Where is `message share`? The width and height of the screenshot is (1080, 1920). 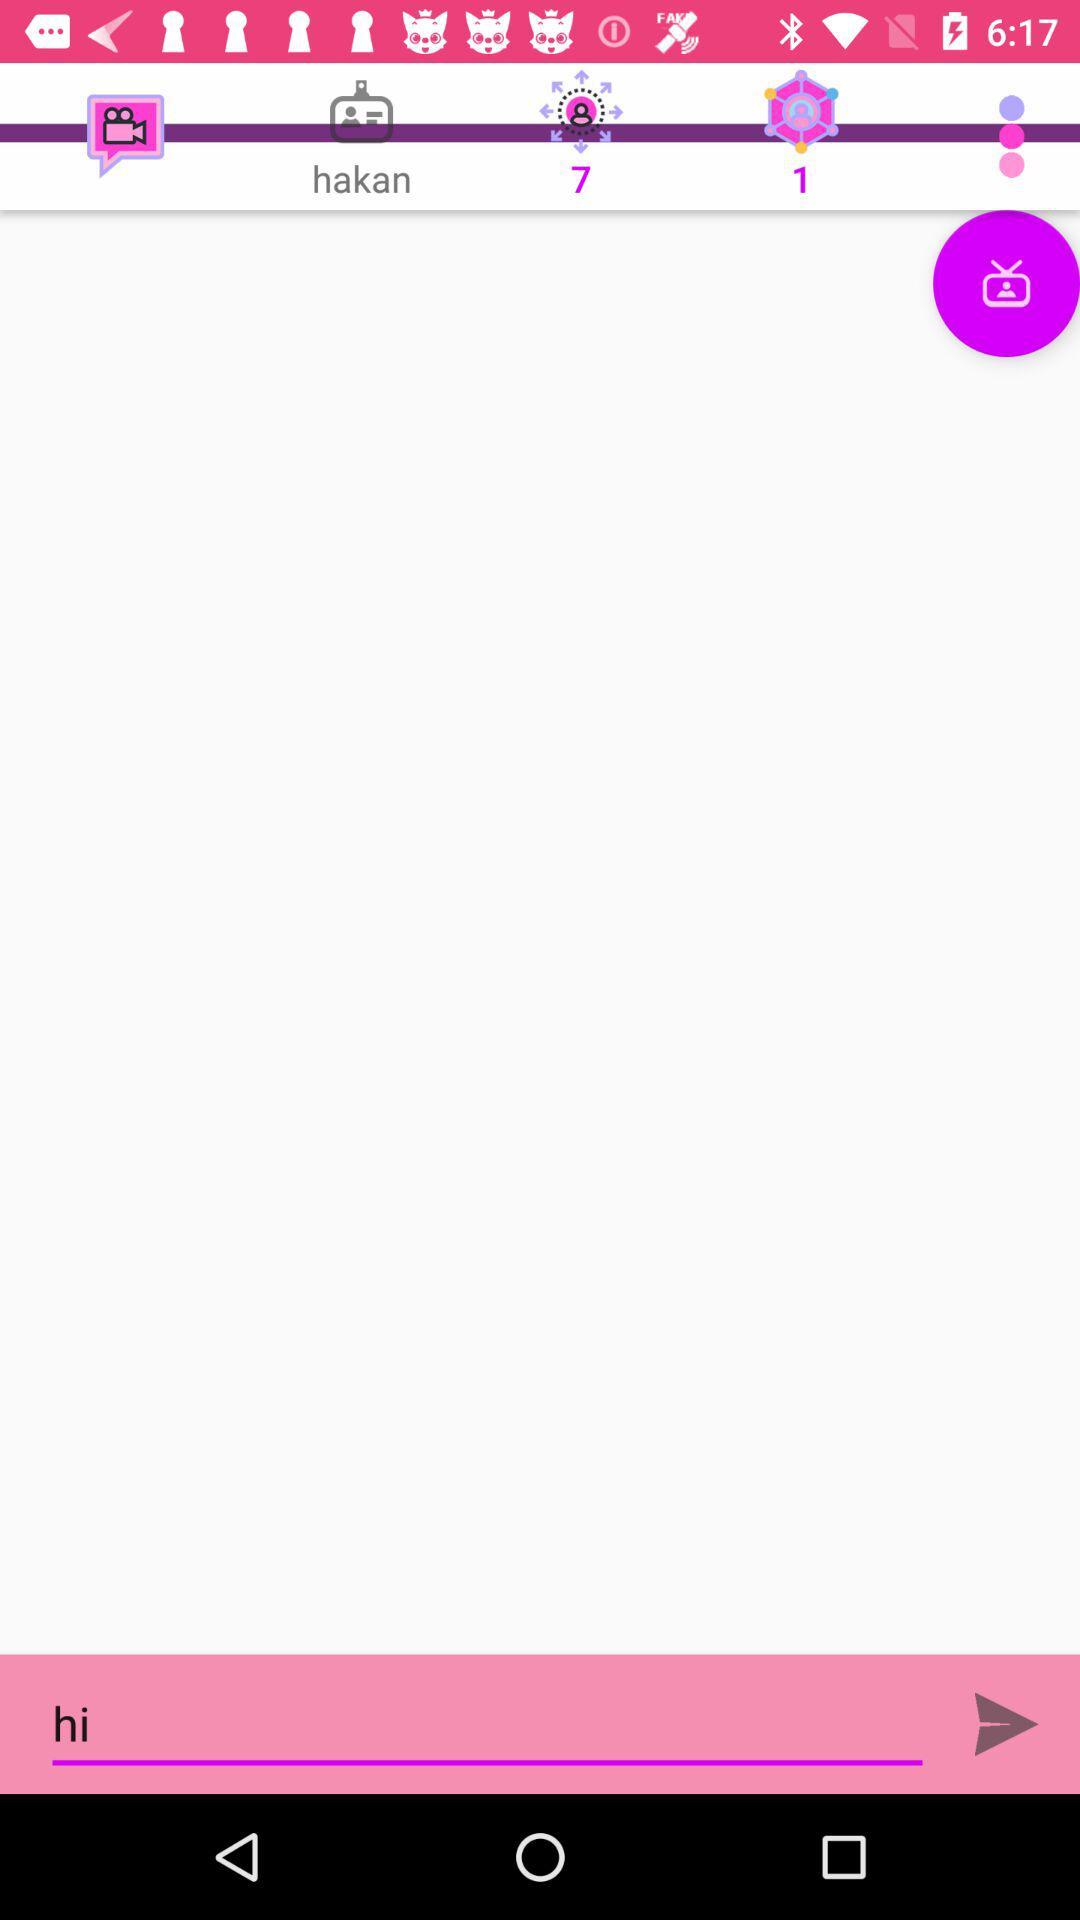 message share is located at coordinates (1006, 1723).